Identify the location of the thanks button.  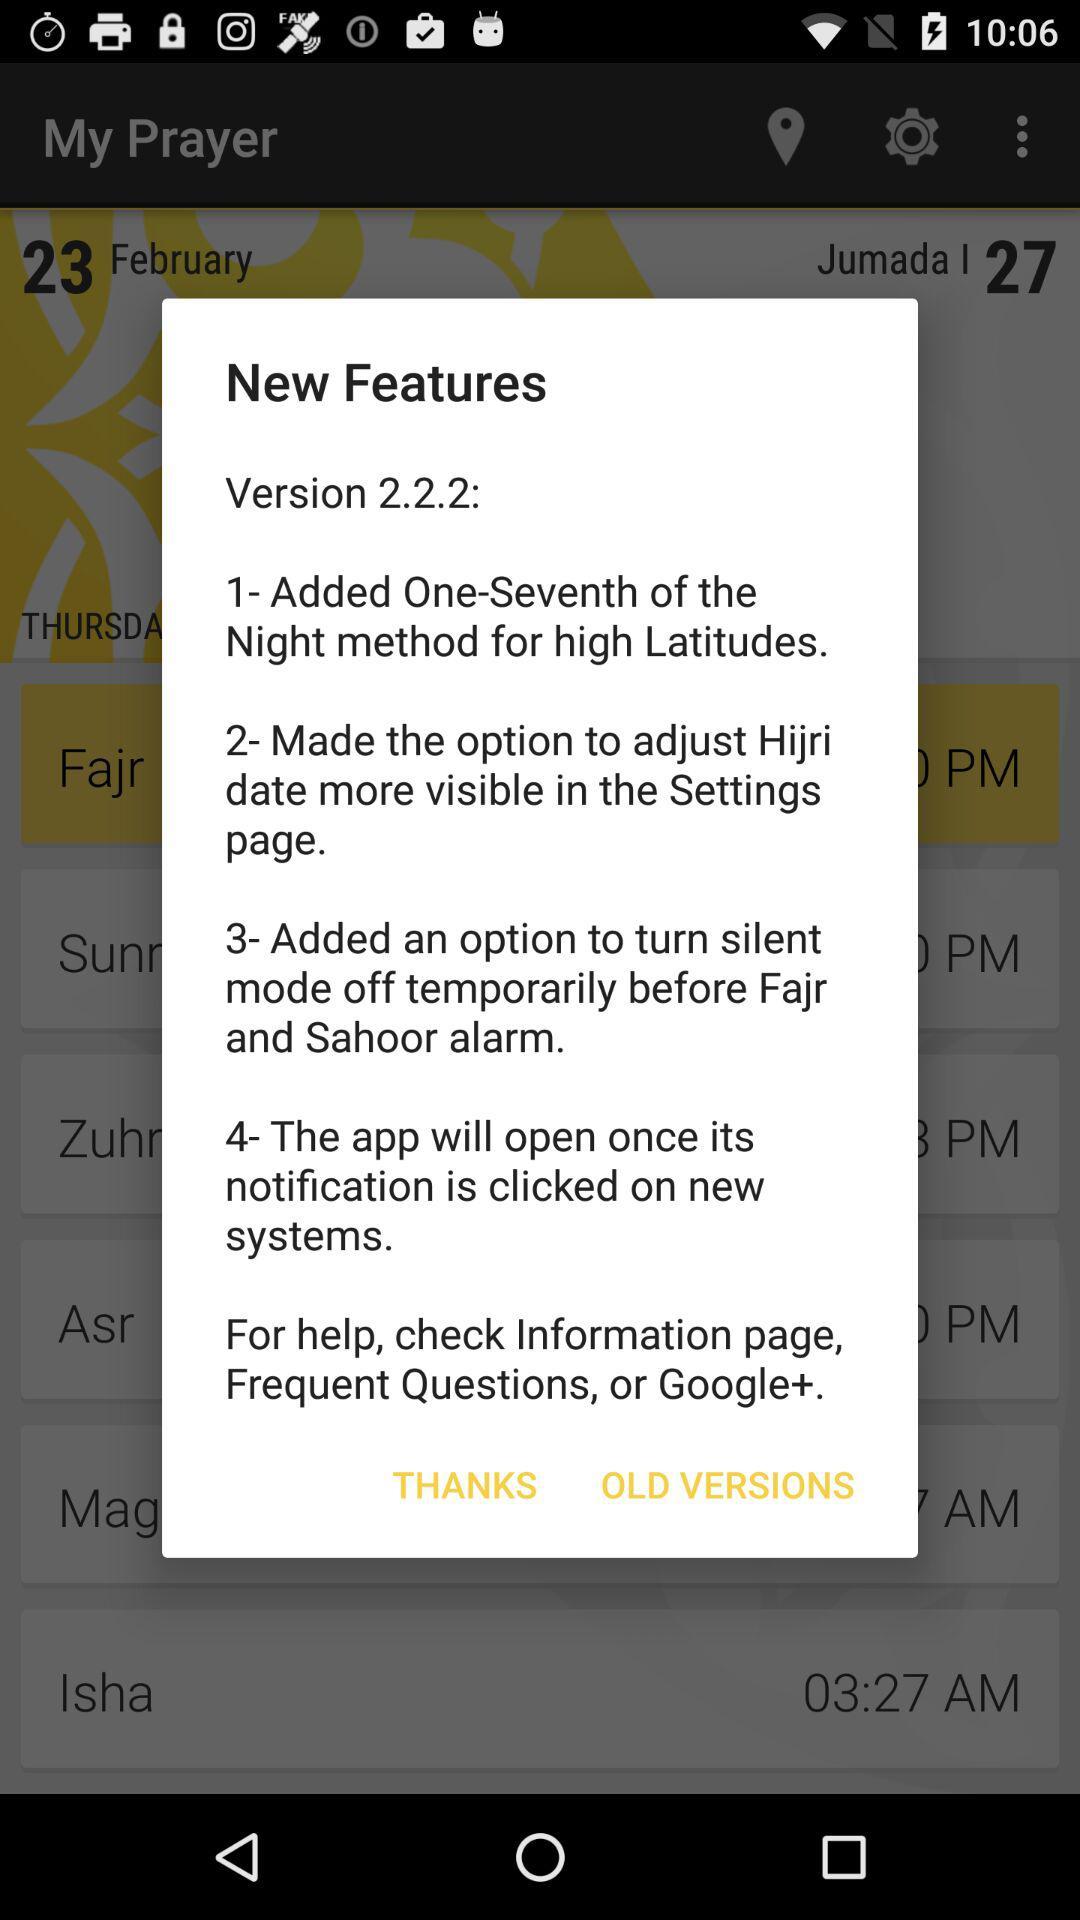
(465, 1484).